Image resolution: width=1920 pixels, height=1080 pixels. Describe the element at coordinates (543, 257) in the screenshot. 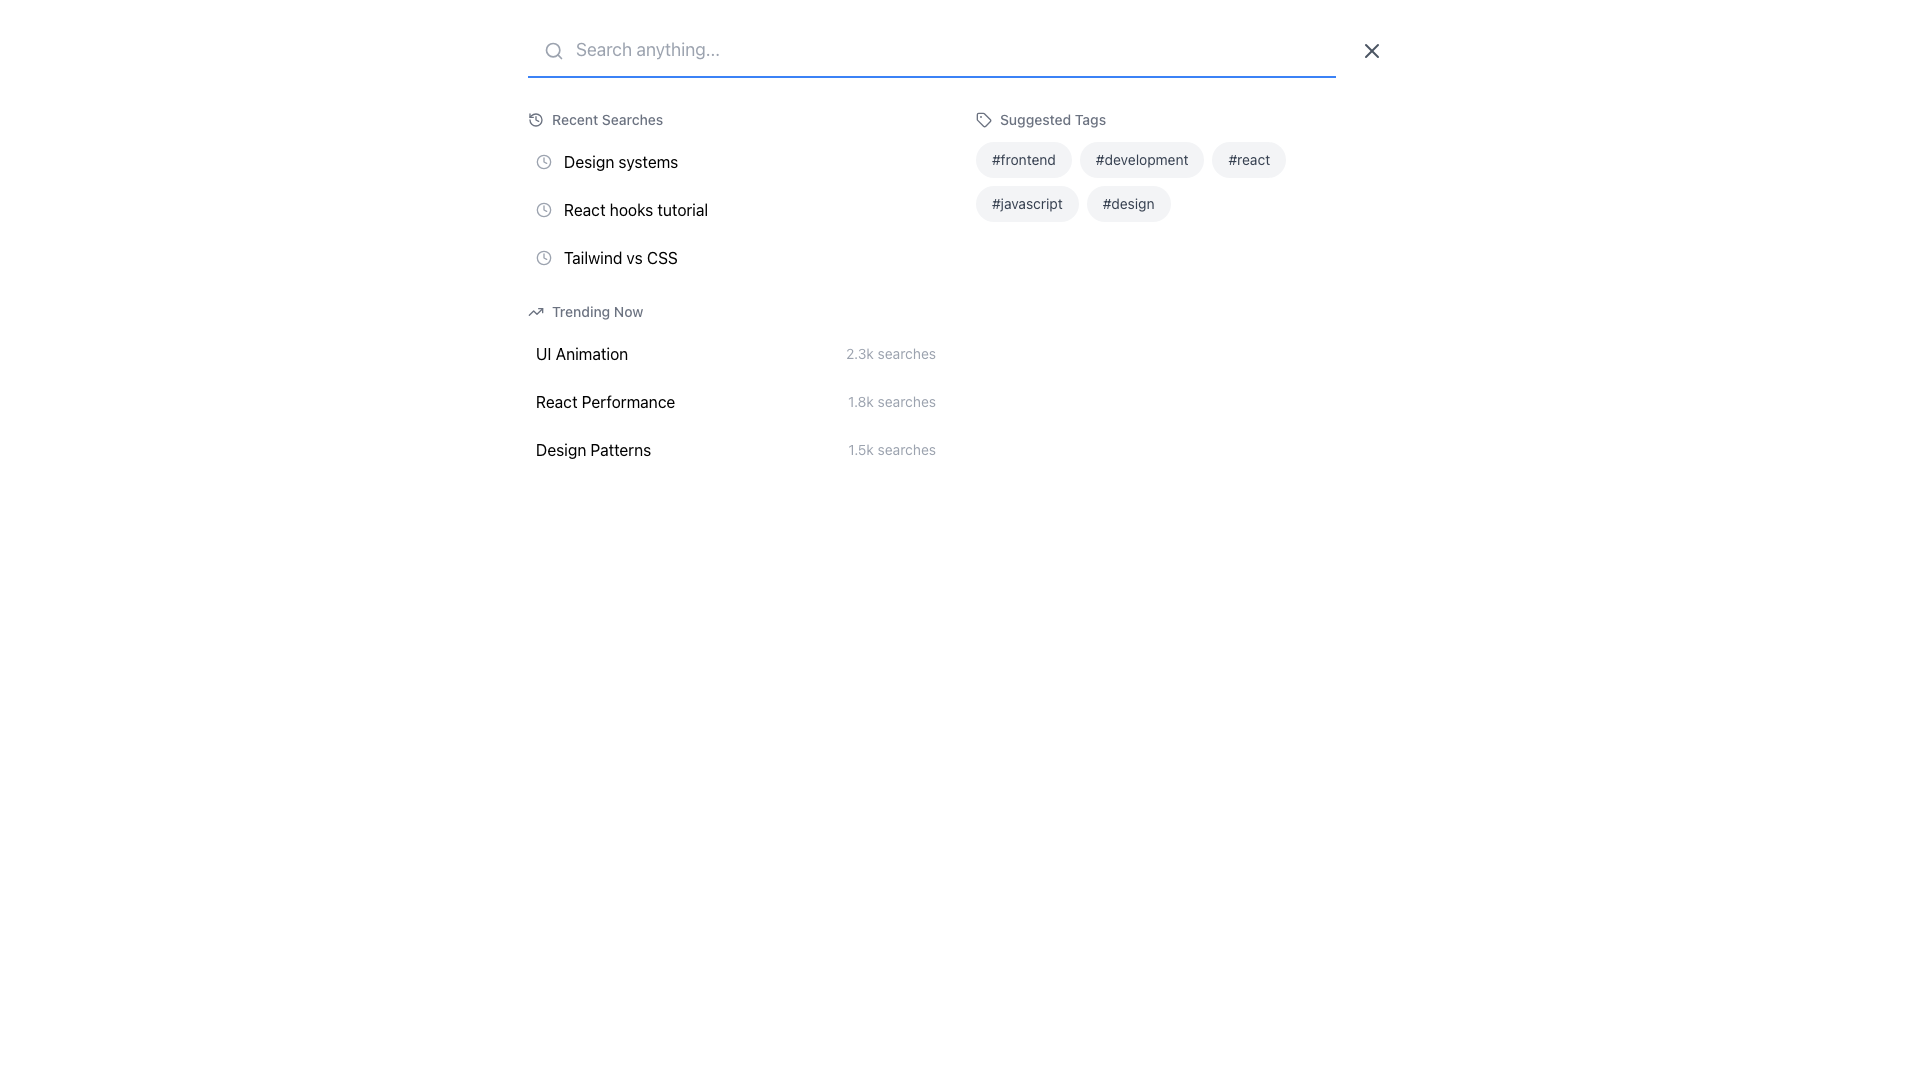

I see `the clock icon representing the 'Tailwind vs CSS' entry in the 'Recent Searches' section` at that location.